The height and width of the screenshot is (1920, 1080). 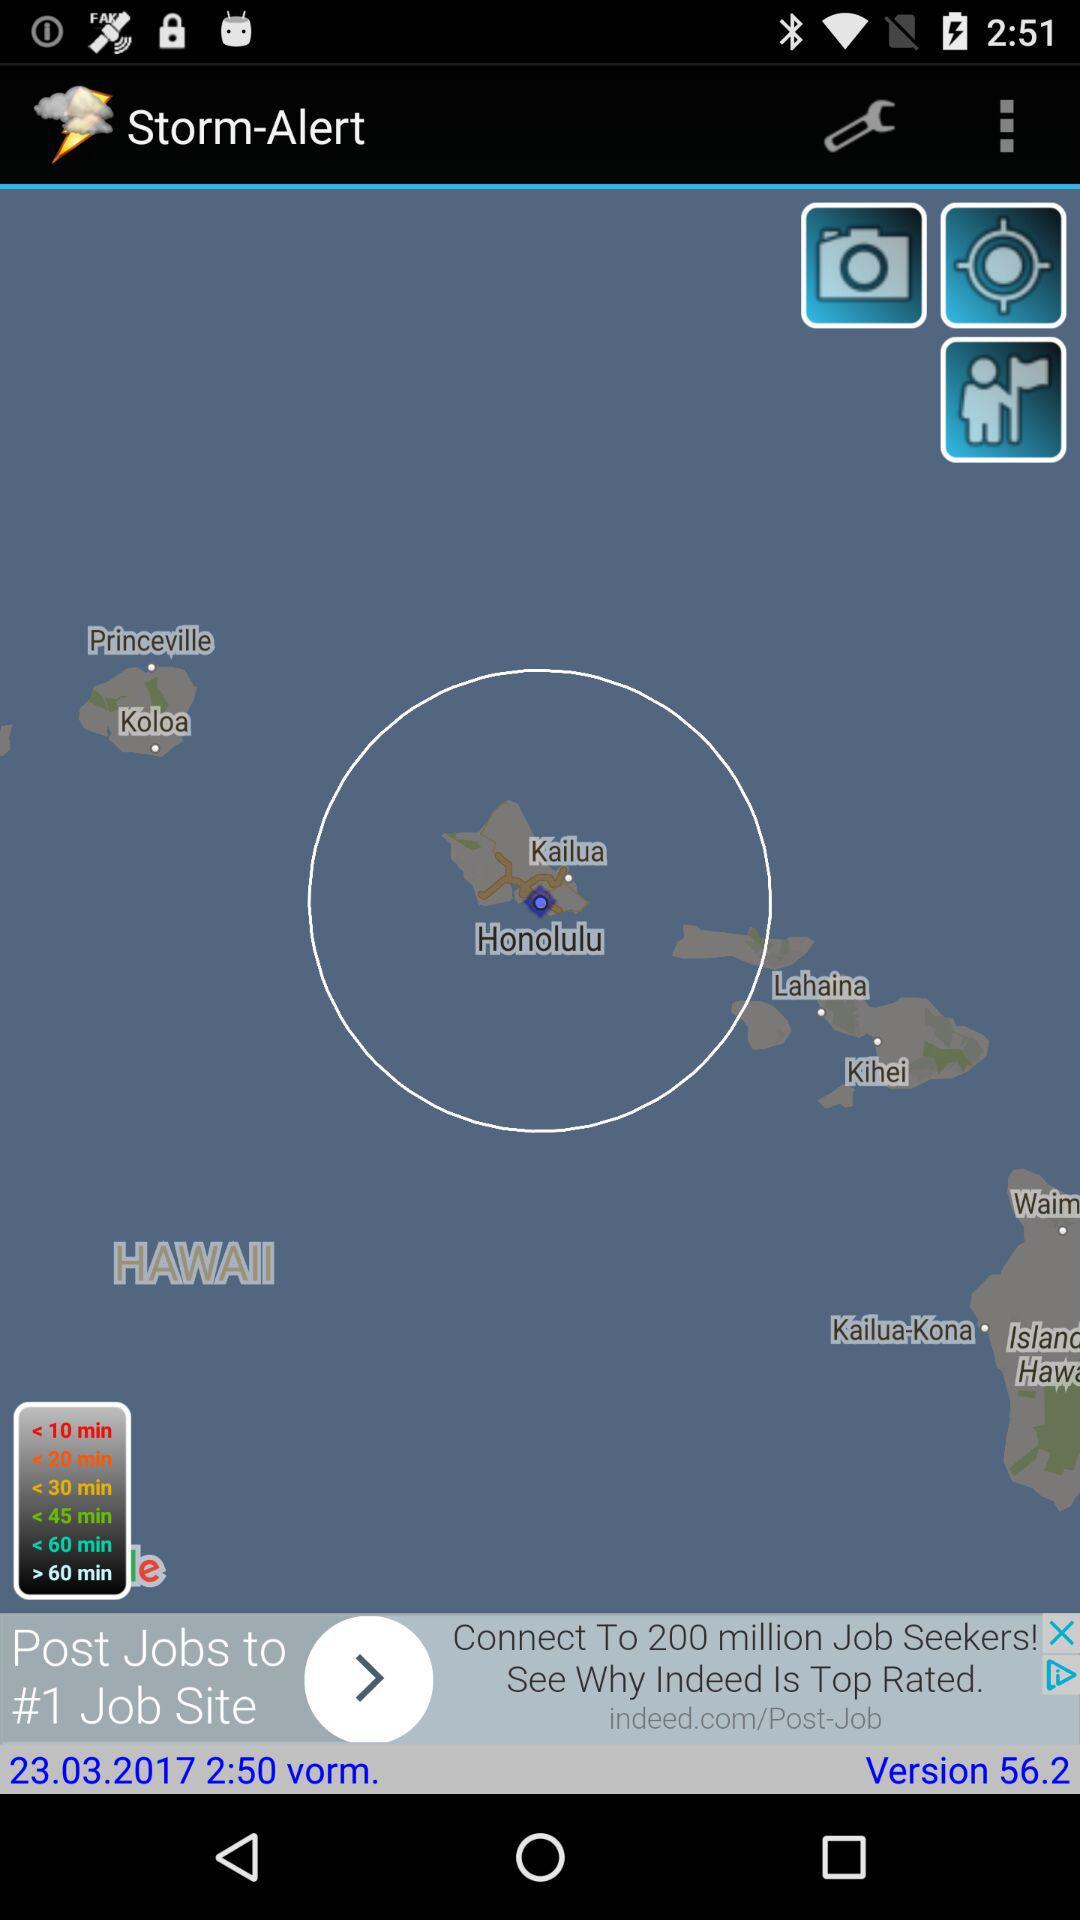 What do you see at coordinates (1003, 264) in the screenshot?
I see `zoom in or out` at bounding box center [1003, 264].